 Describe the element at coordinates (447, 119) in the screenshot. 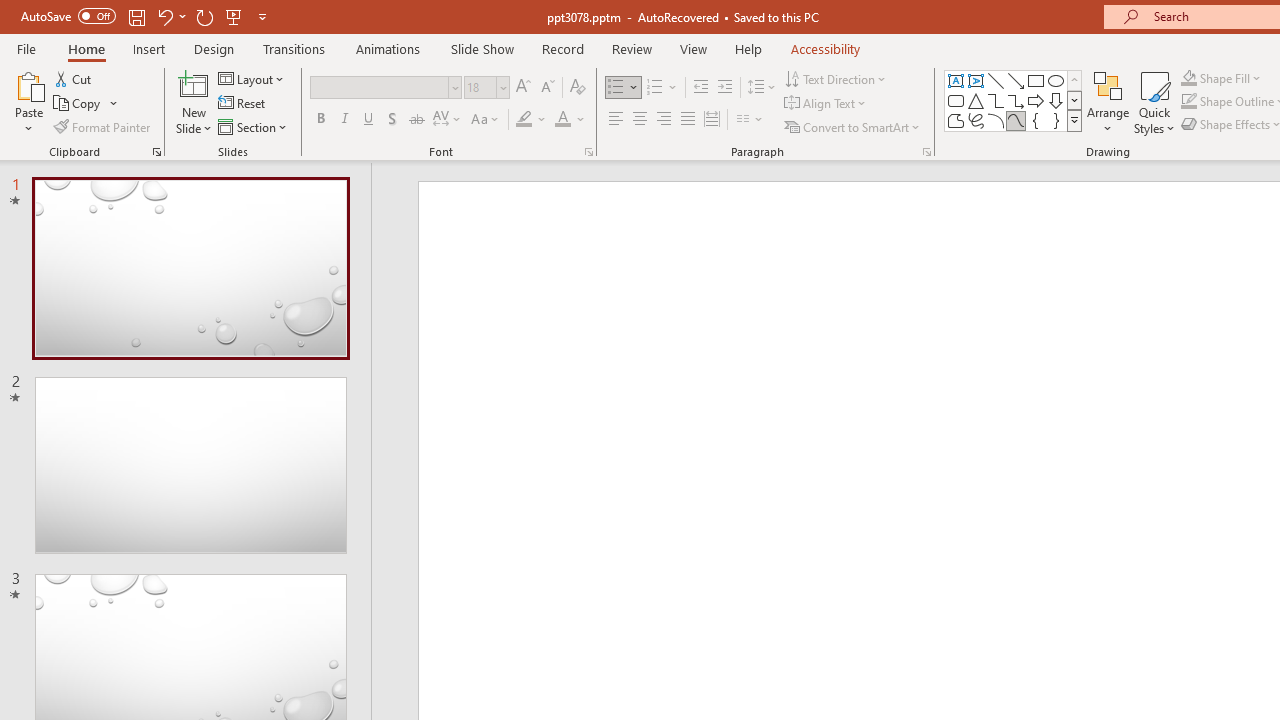

I see `'Character Spacing'` at that location.